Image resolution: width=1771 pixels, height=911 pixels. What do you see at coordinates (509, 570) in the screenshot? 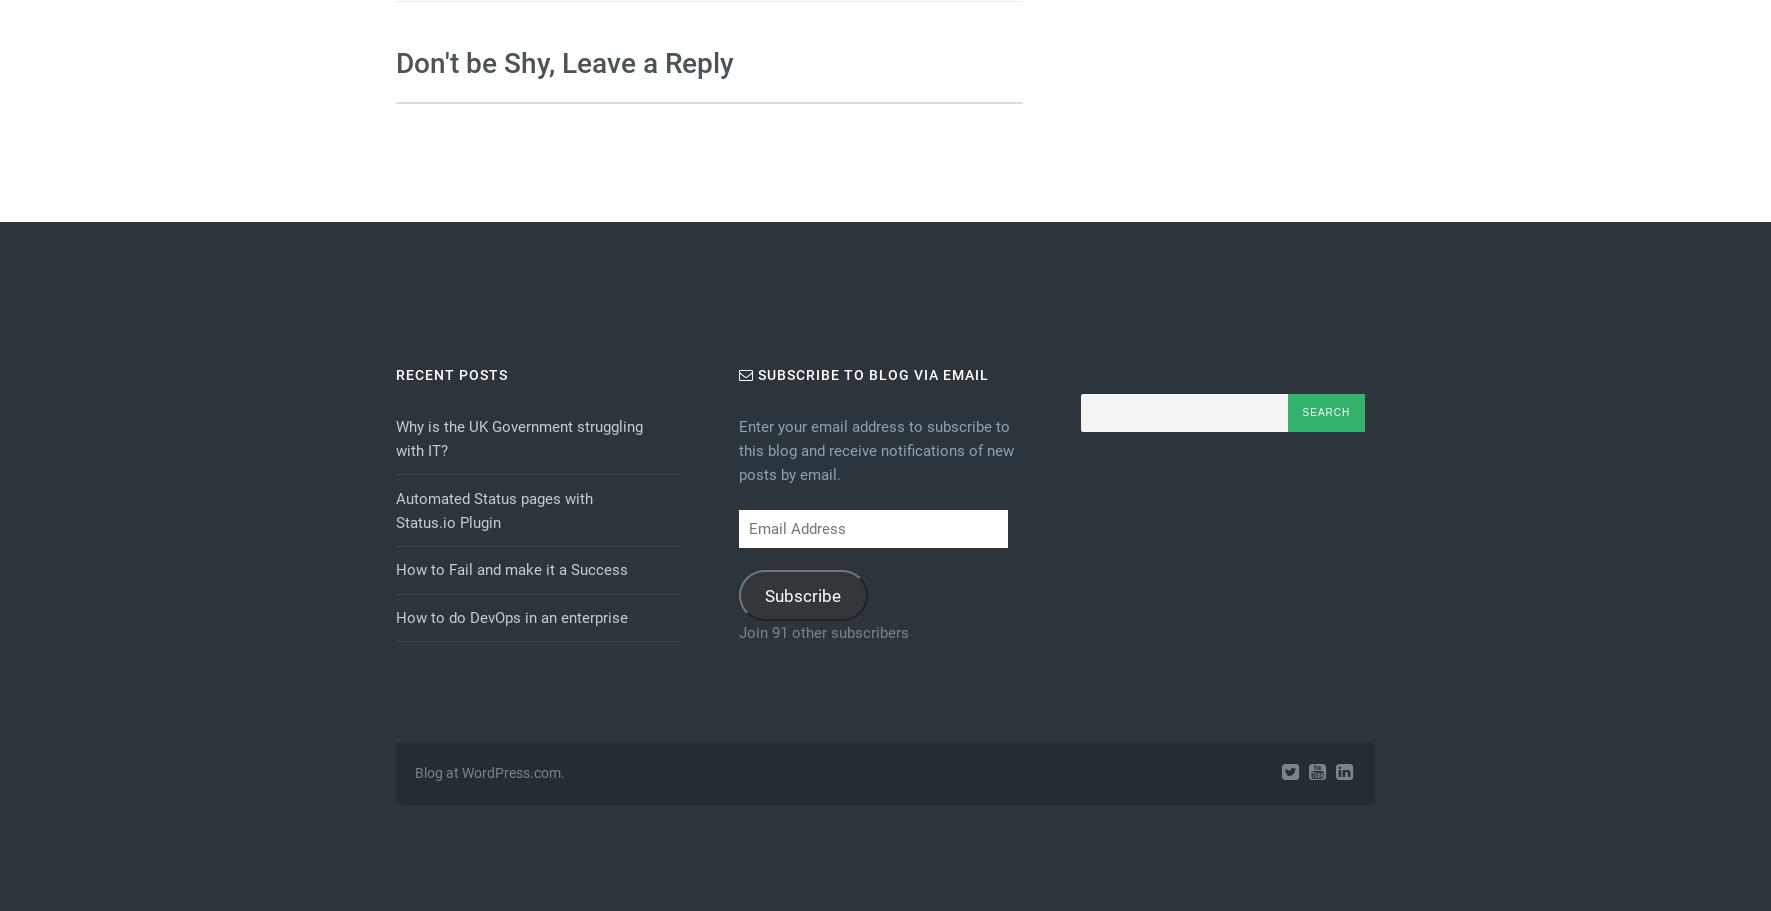
I see `'How to Fail and make it a Success'` at bounding box center [509, 570].